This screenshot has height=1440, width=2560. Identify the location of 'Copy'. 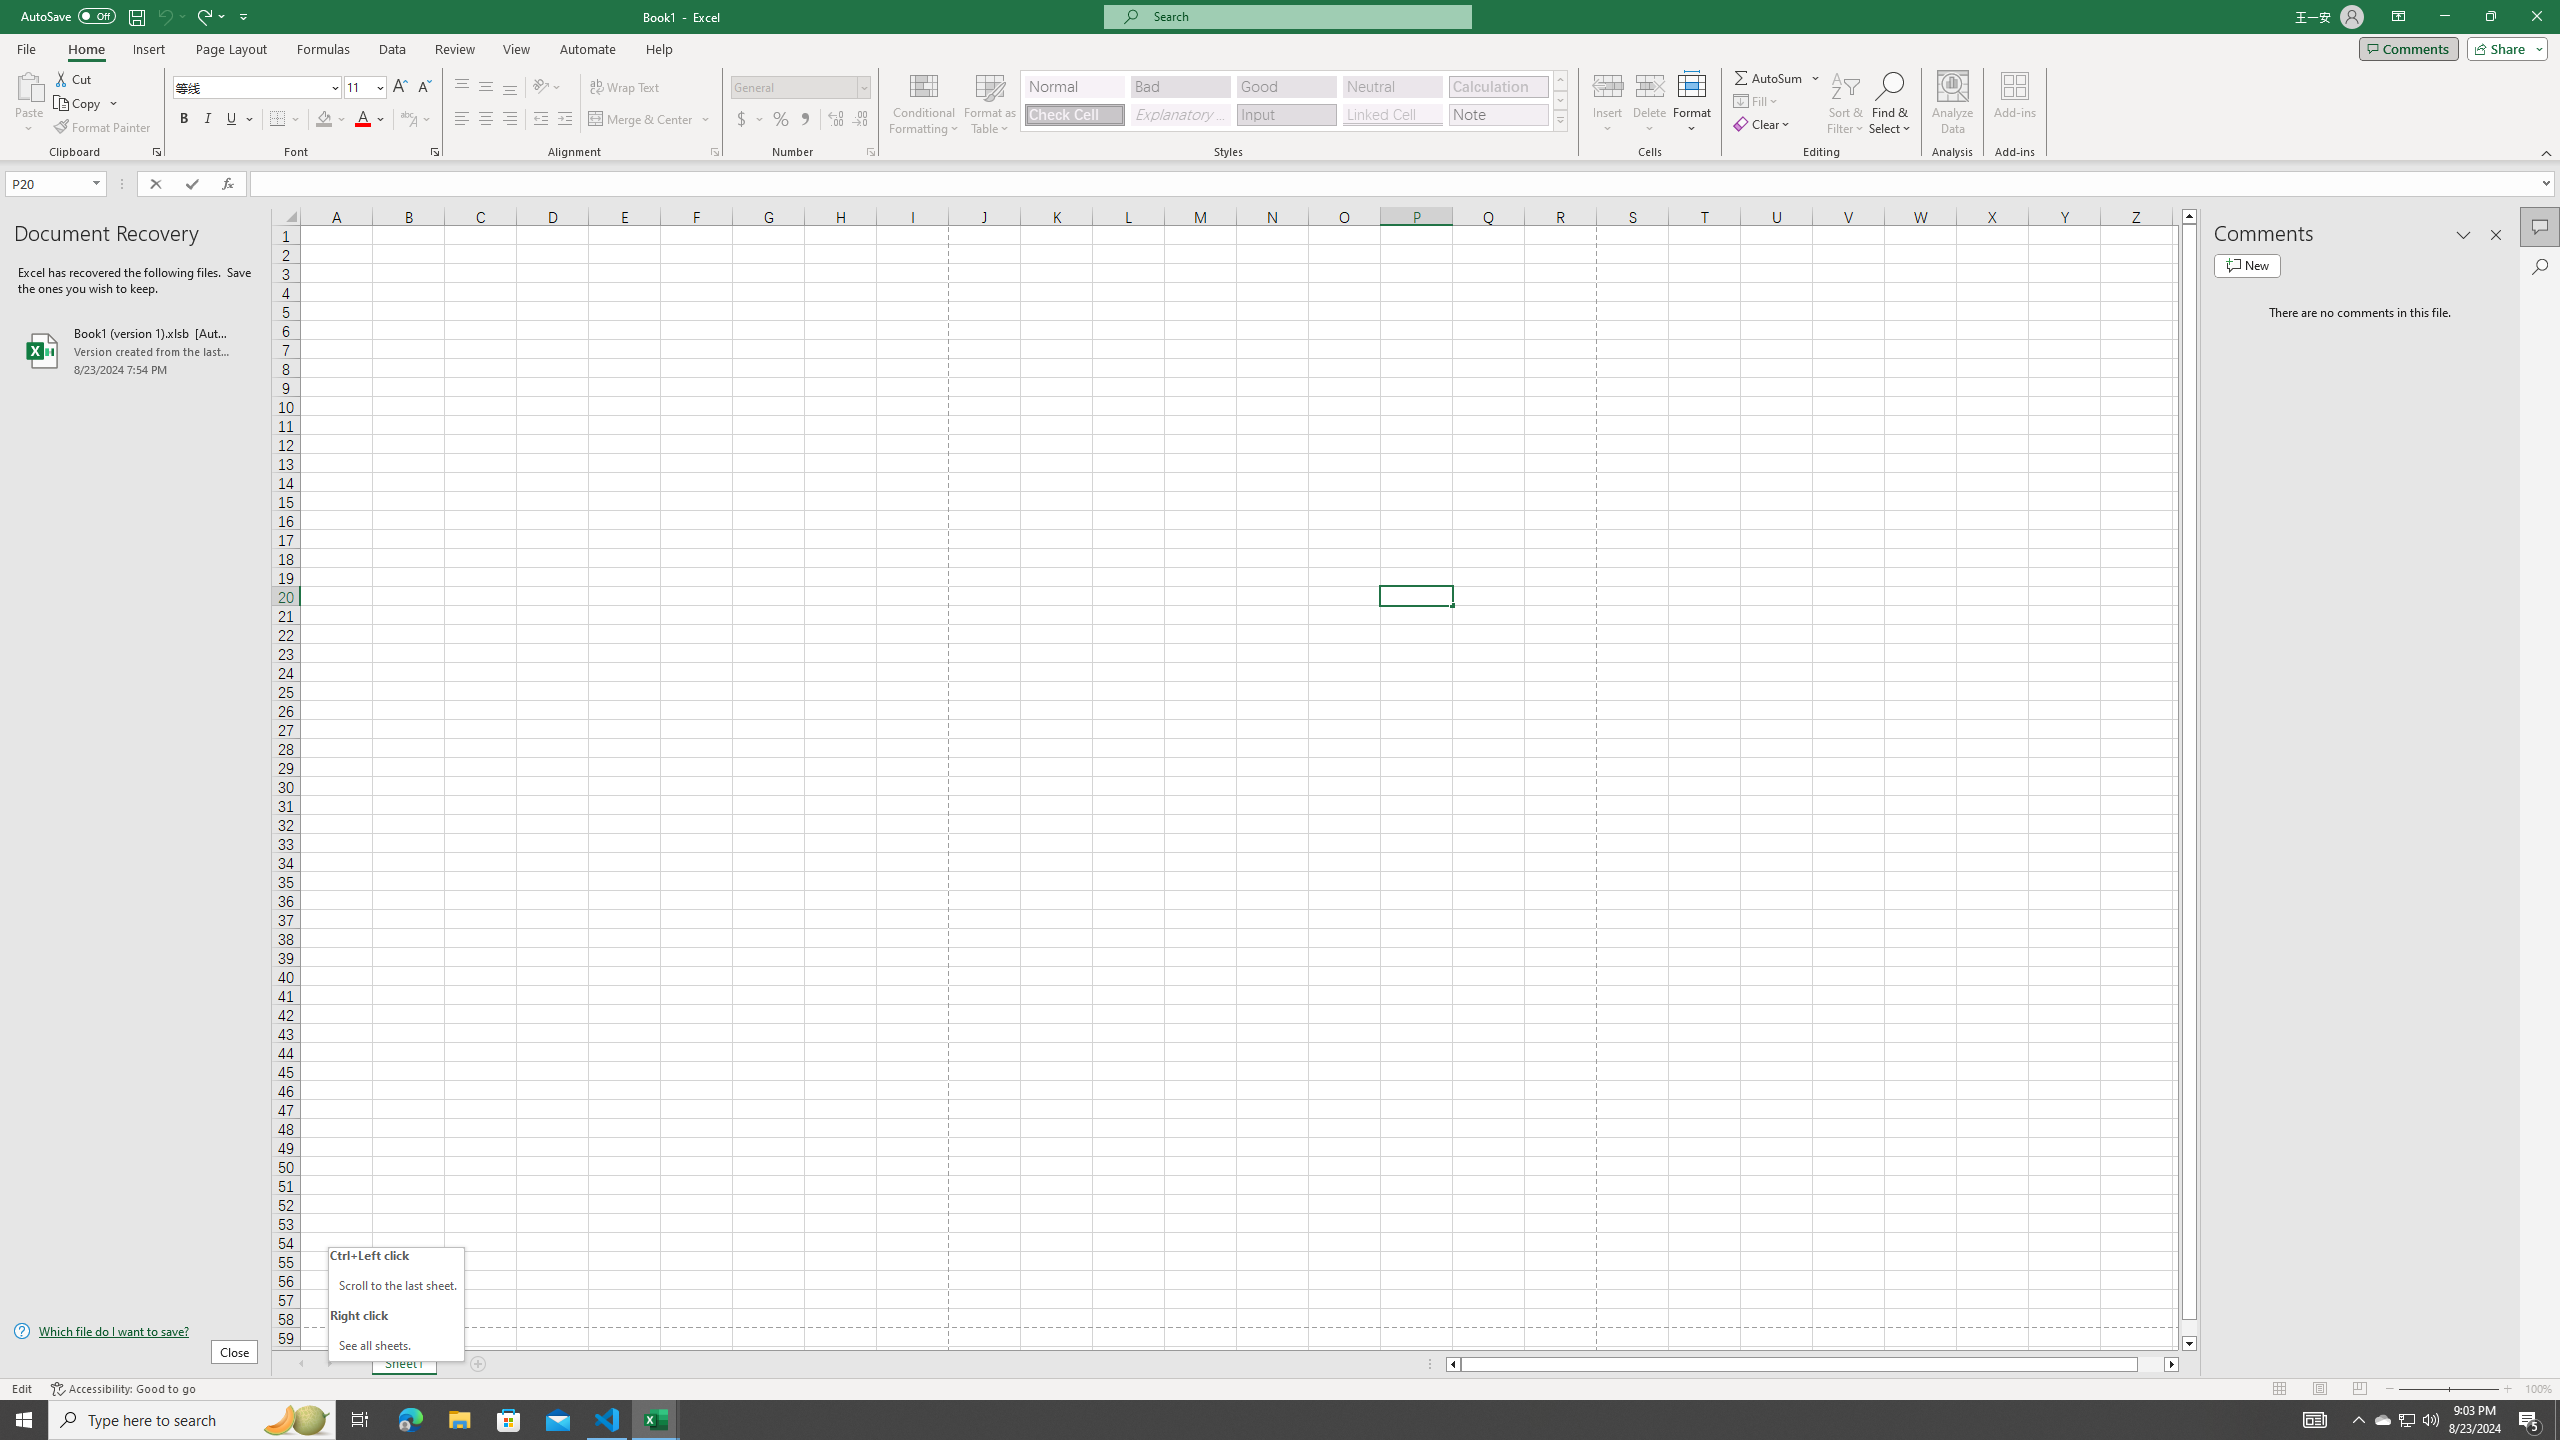
(86, 103).